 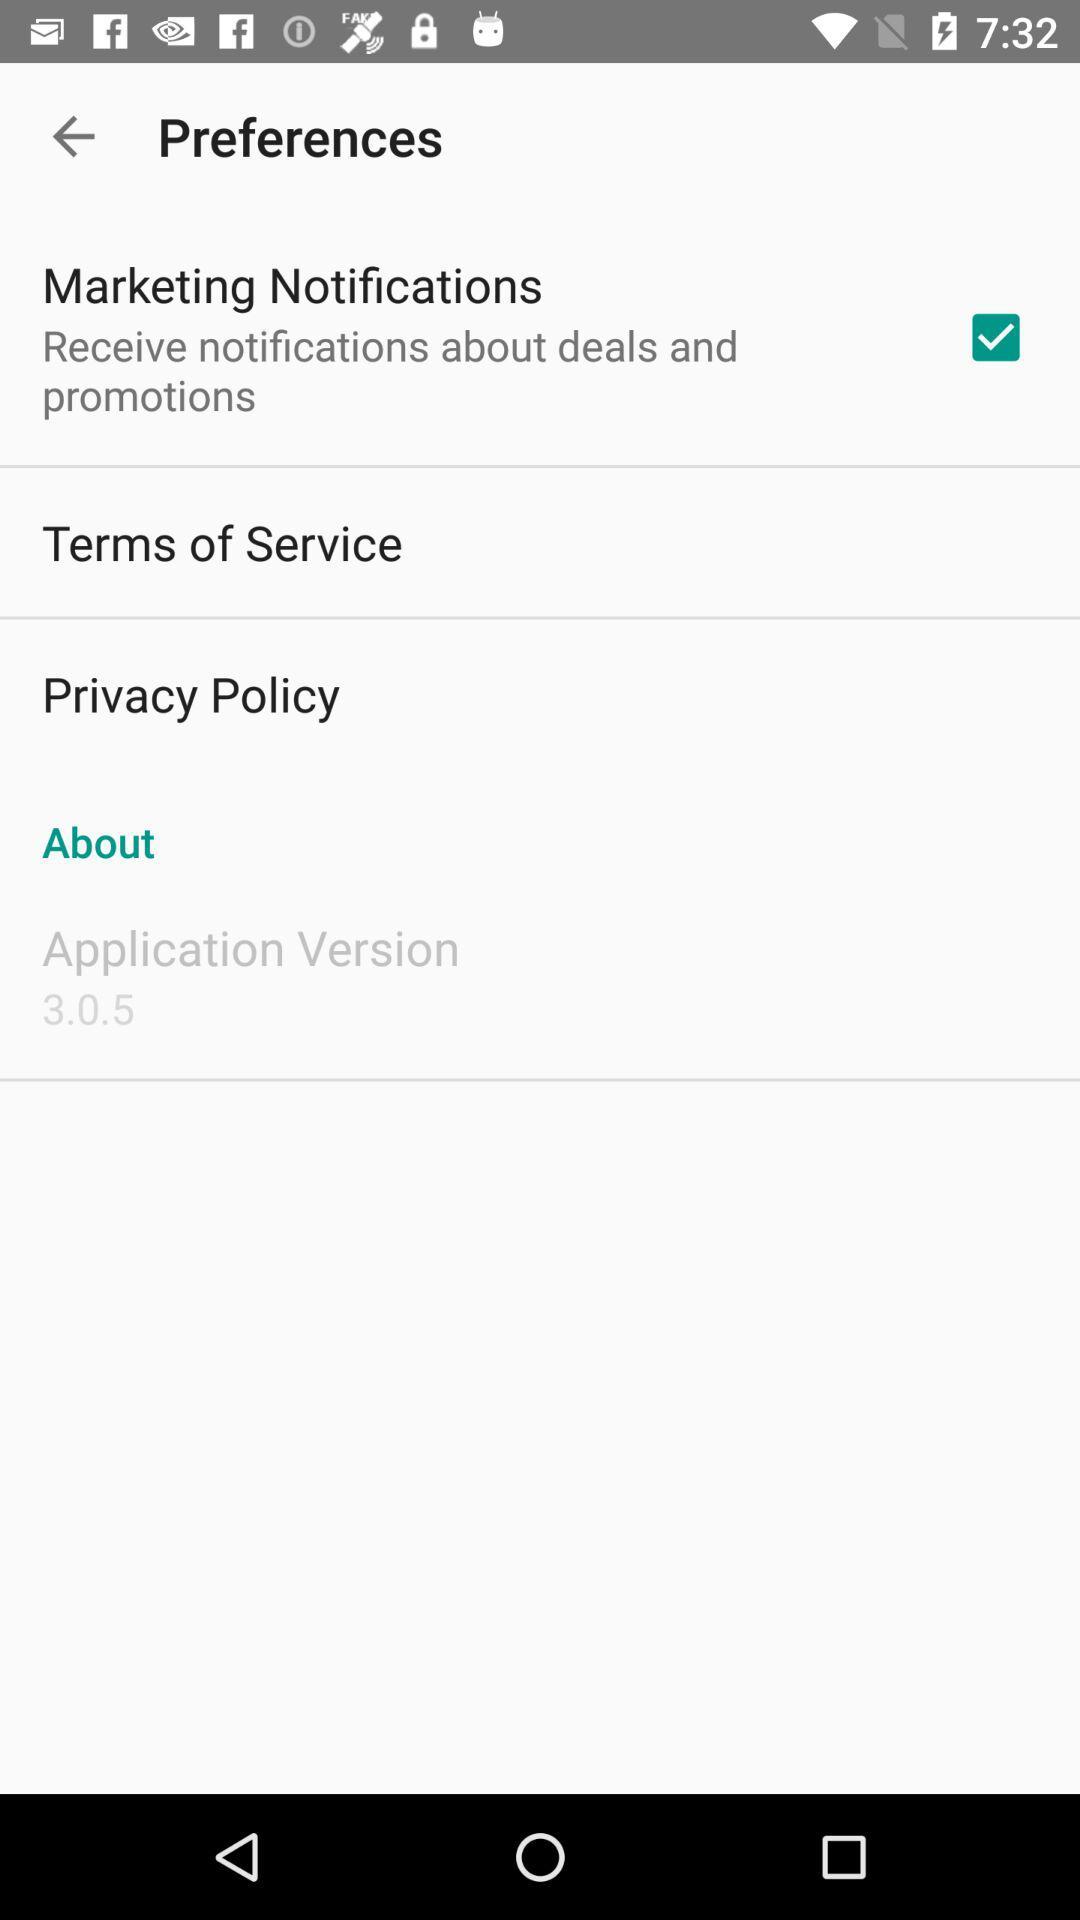 I want to click on item above about app, so click(x=995, y=337).